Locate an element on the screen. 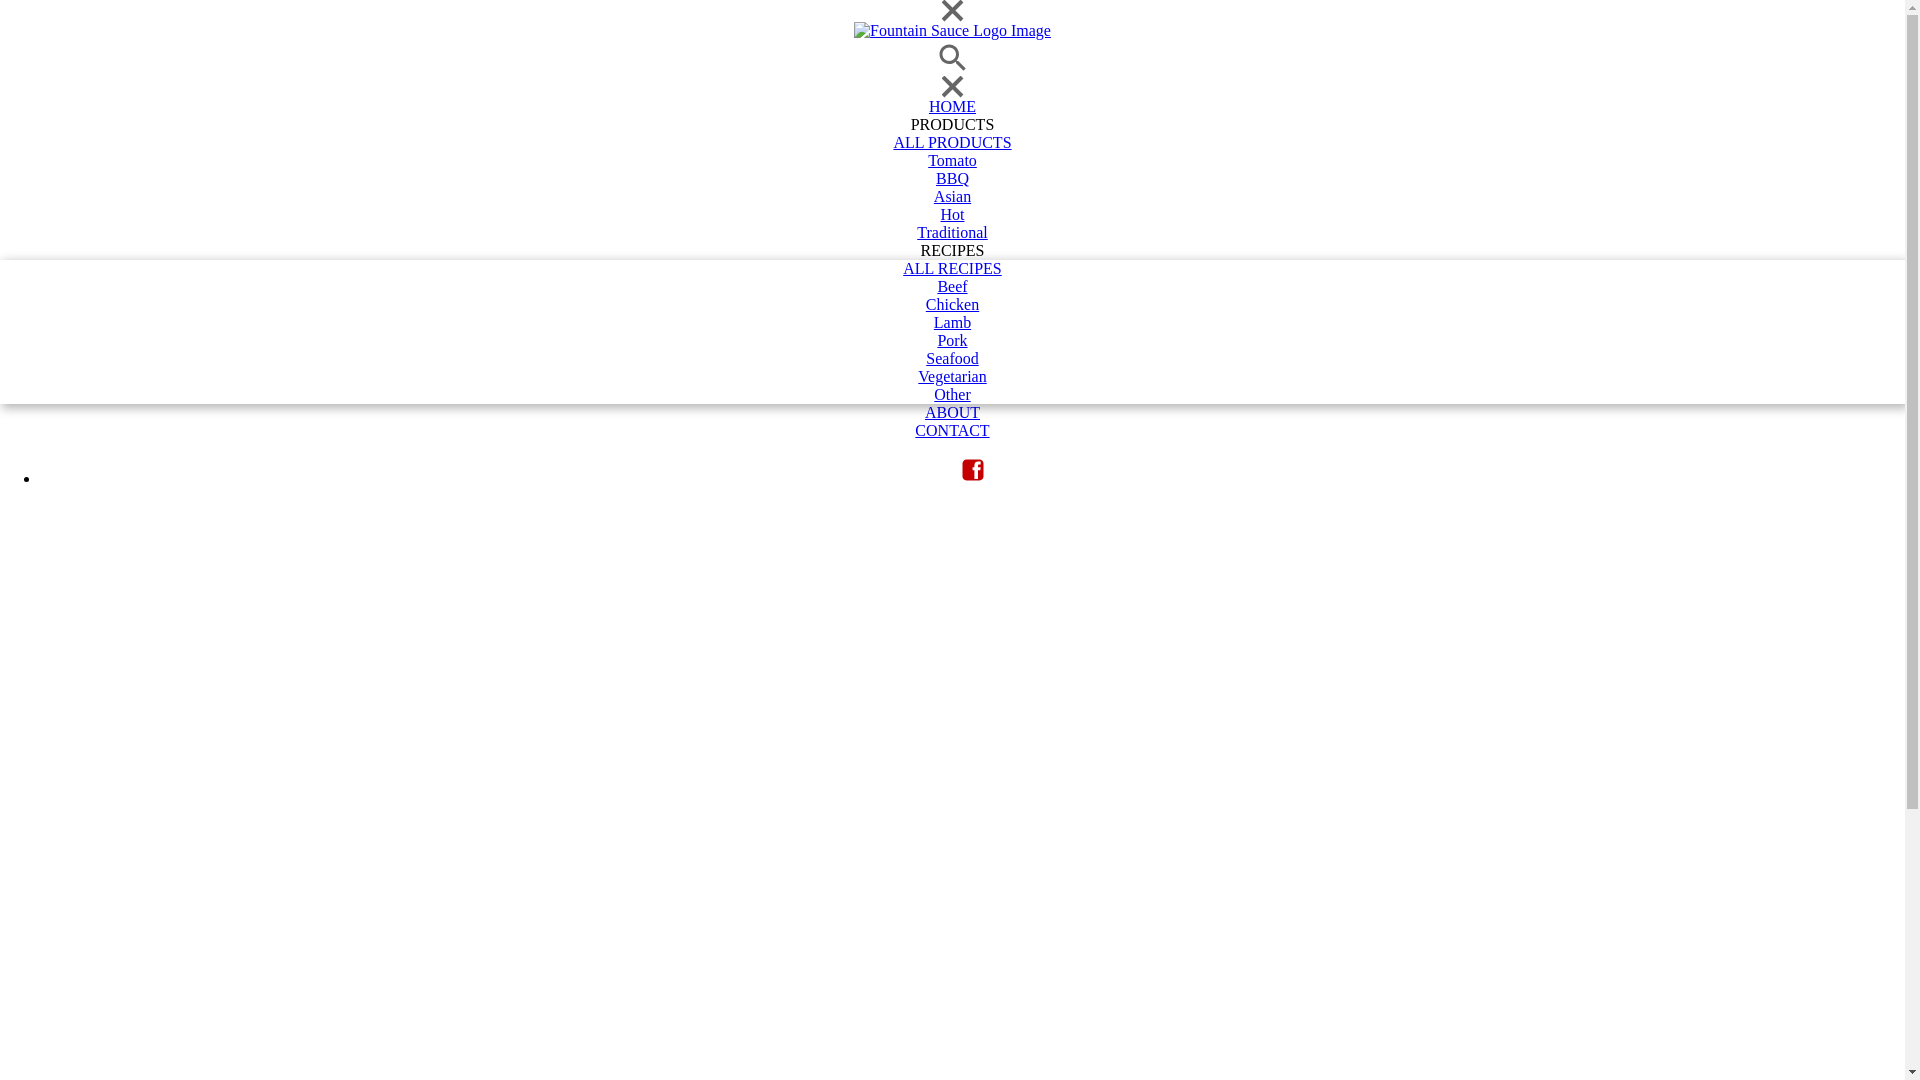 The image size is (1920, 1080). 'RECIPES' is located at coordinates (951, 249).